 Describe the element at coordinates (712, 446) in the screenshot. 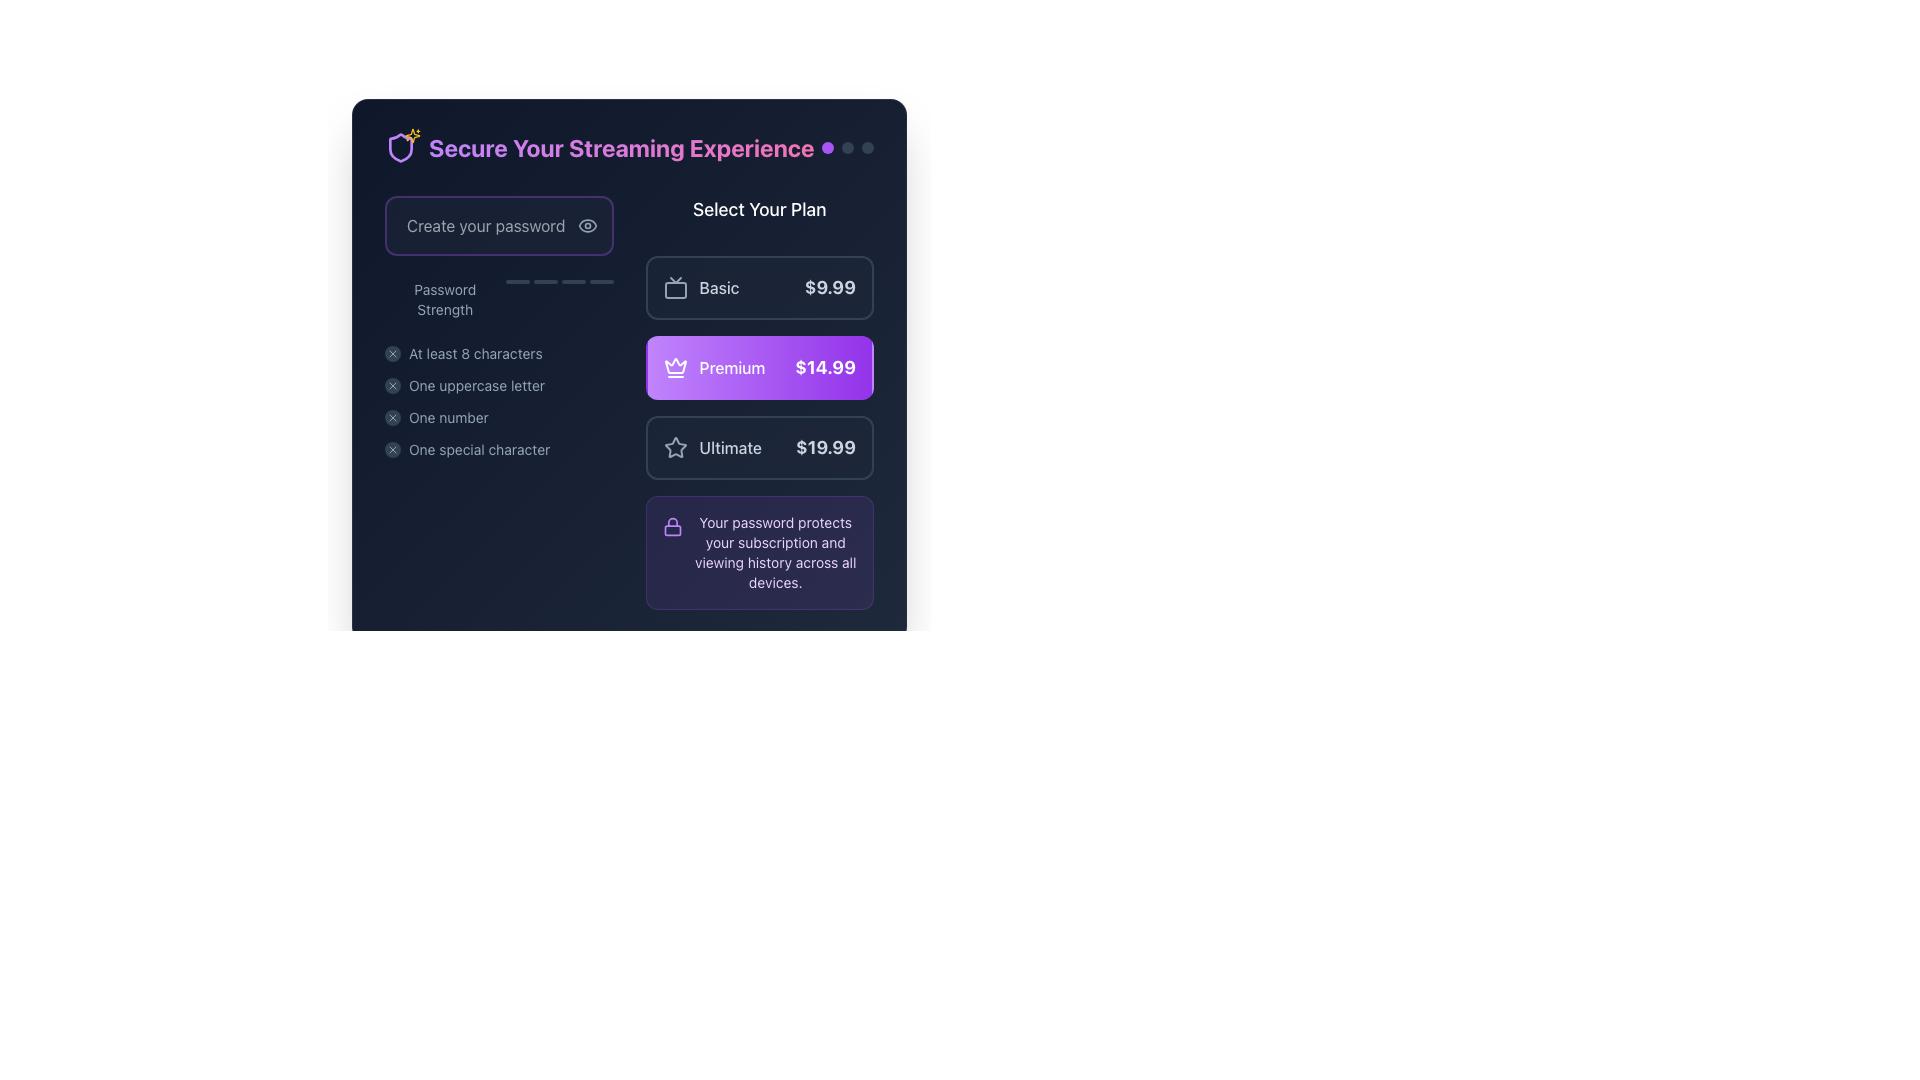

I see `the outlined star icon and the word 'Ultimate' in slate-gray text` at that location.